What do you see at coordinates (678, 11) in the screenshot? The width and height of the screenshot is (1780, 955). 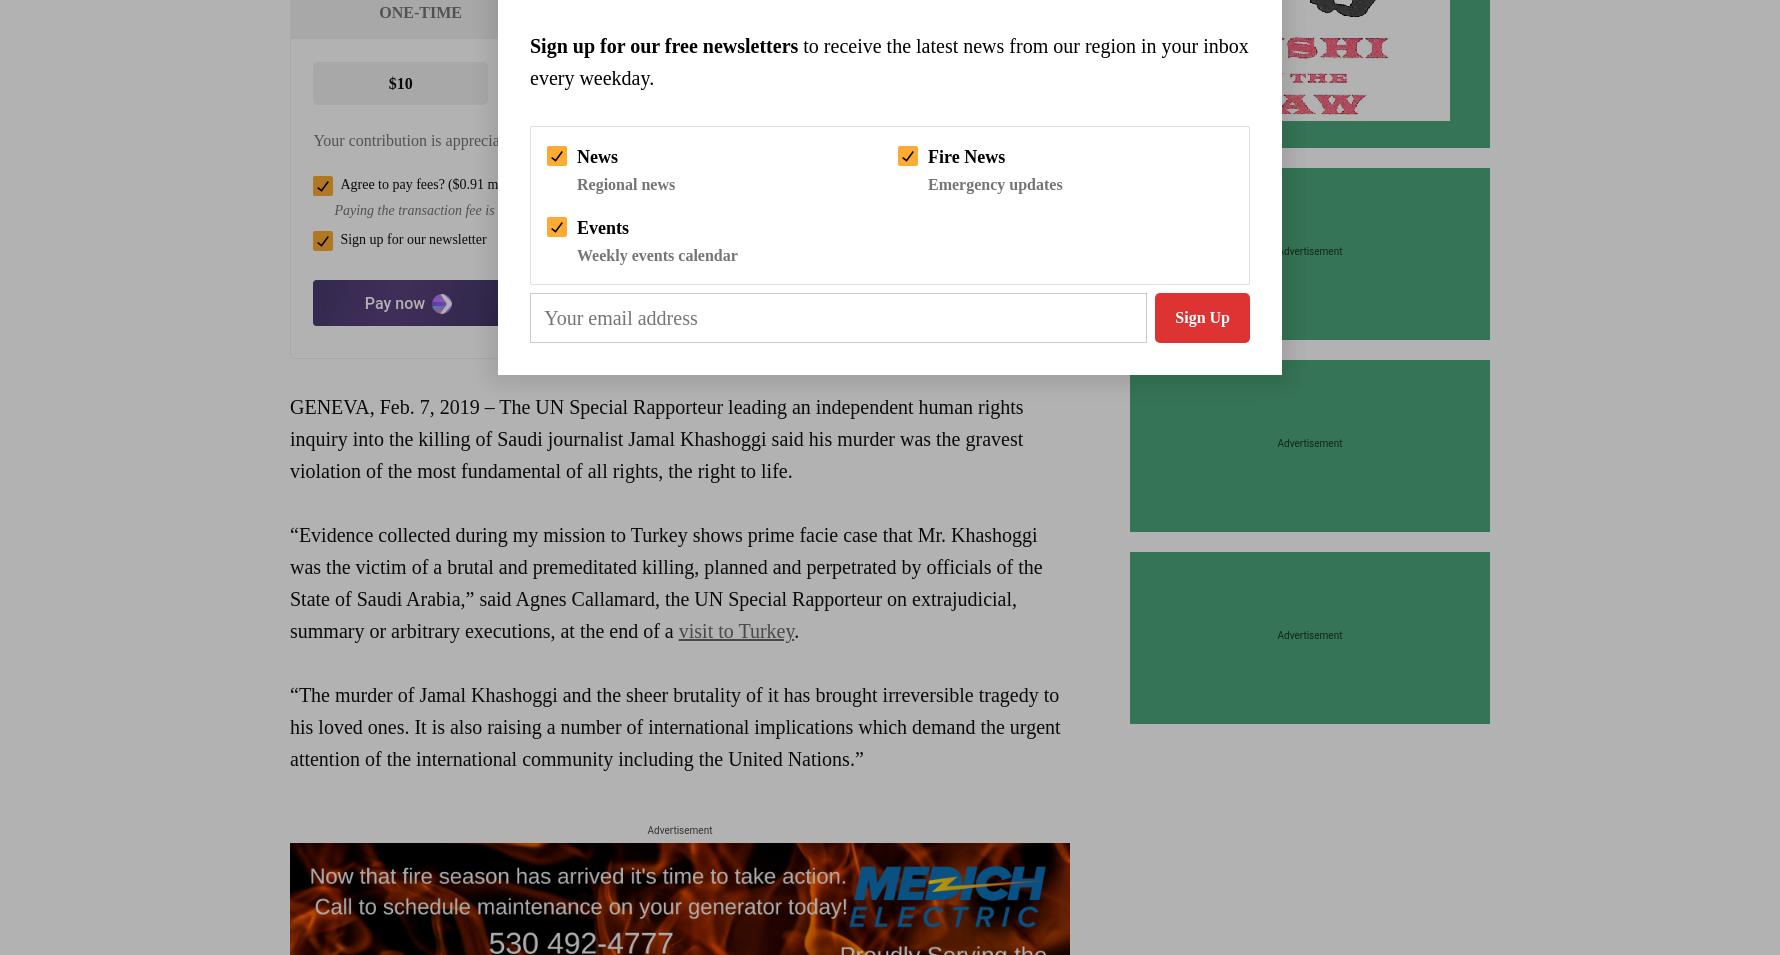 I see `'Monthly'` at bounding box center [678, 11].